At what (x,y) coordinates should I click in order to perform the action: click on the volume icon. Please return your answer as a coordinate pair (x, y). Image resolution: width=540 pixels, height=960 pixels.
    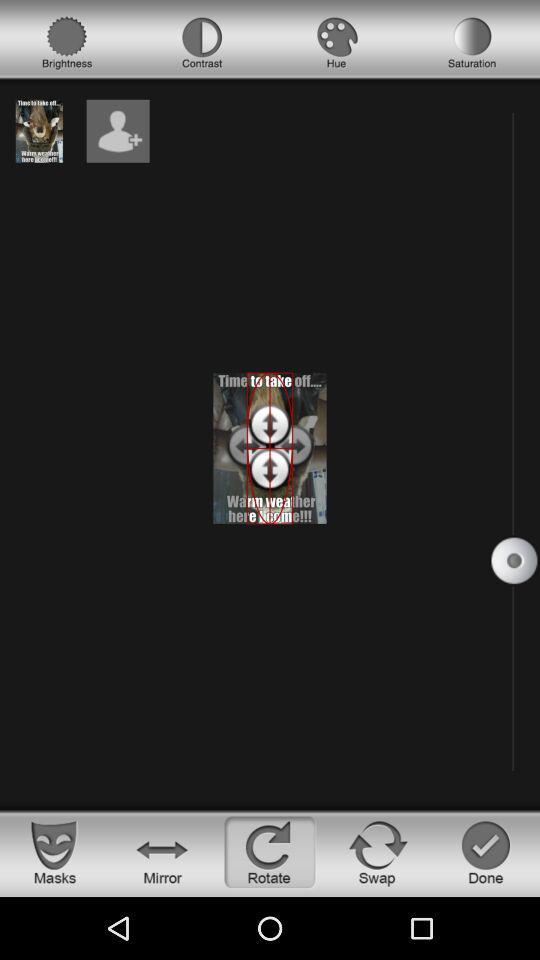
    Looking at the image, I should click on (202, 42).